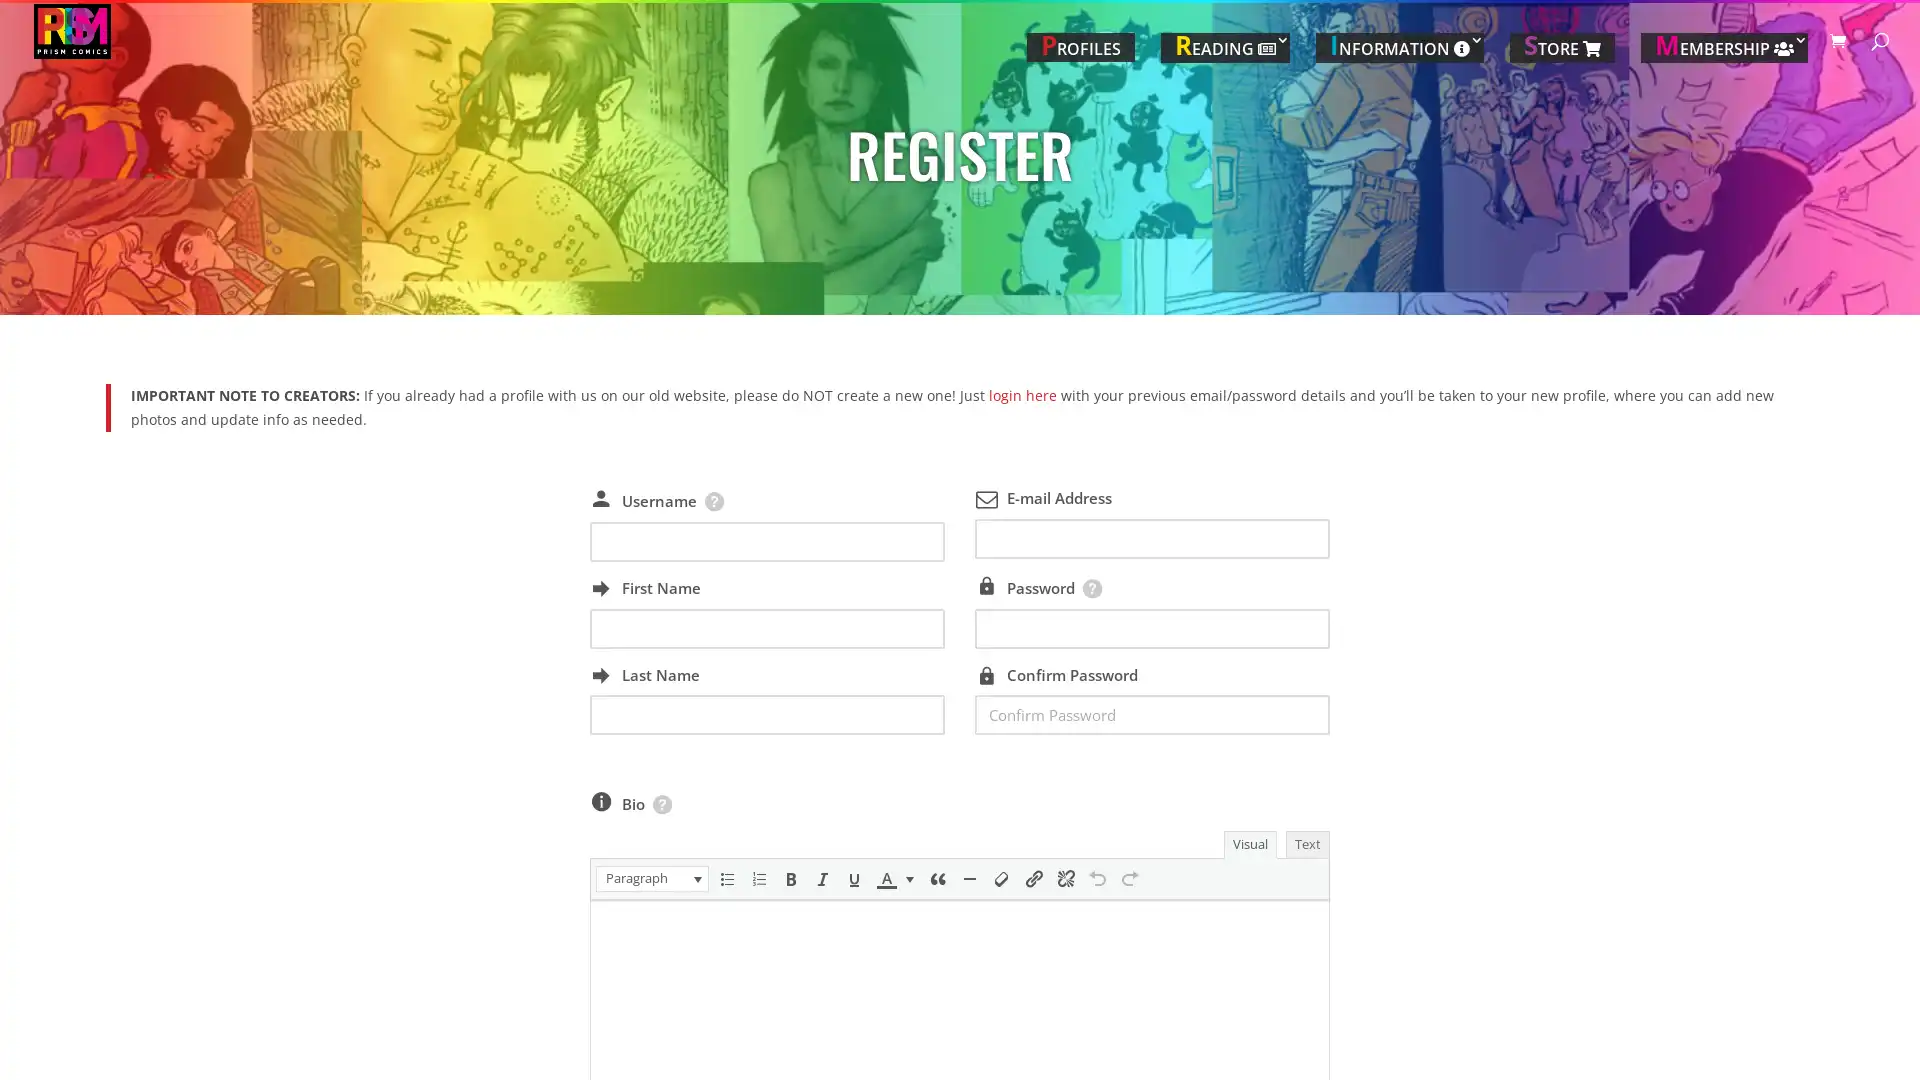  Describe the element at coordinates (757, 878) in the screenshot. I see `Numbered list (O)` at that location.